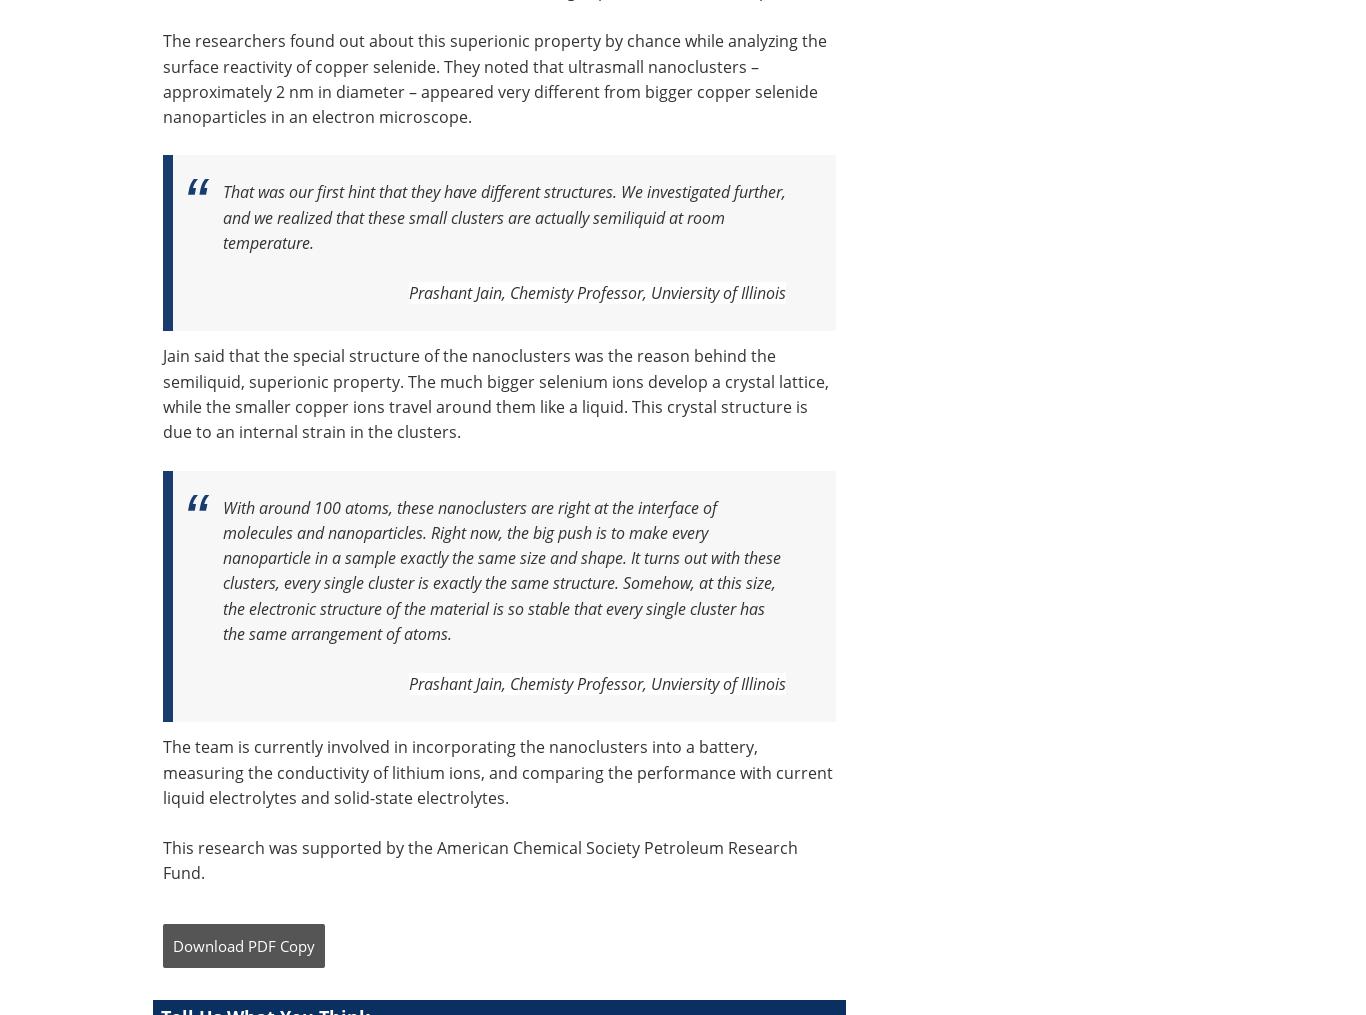 The width and height of the screenshot is (1366, 1015). Describe the element at coordinates (480, 860) in the screenshot. I see `'This research was supported by the American Chemical Society Petroleum Research Fund.'` at that location.